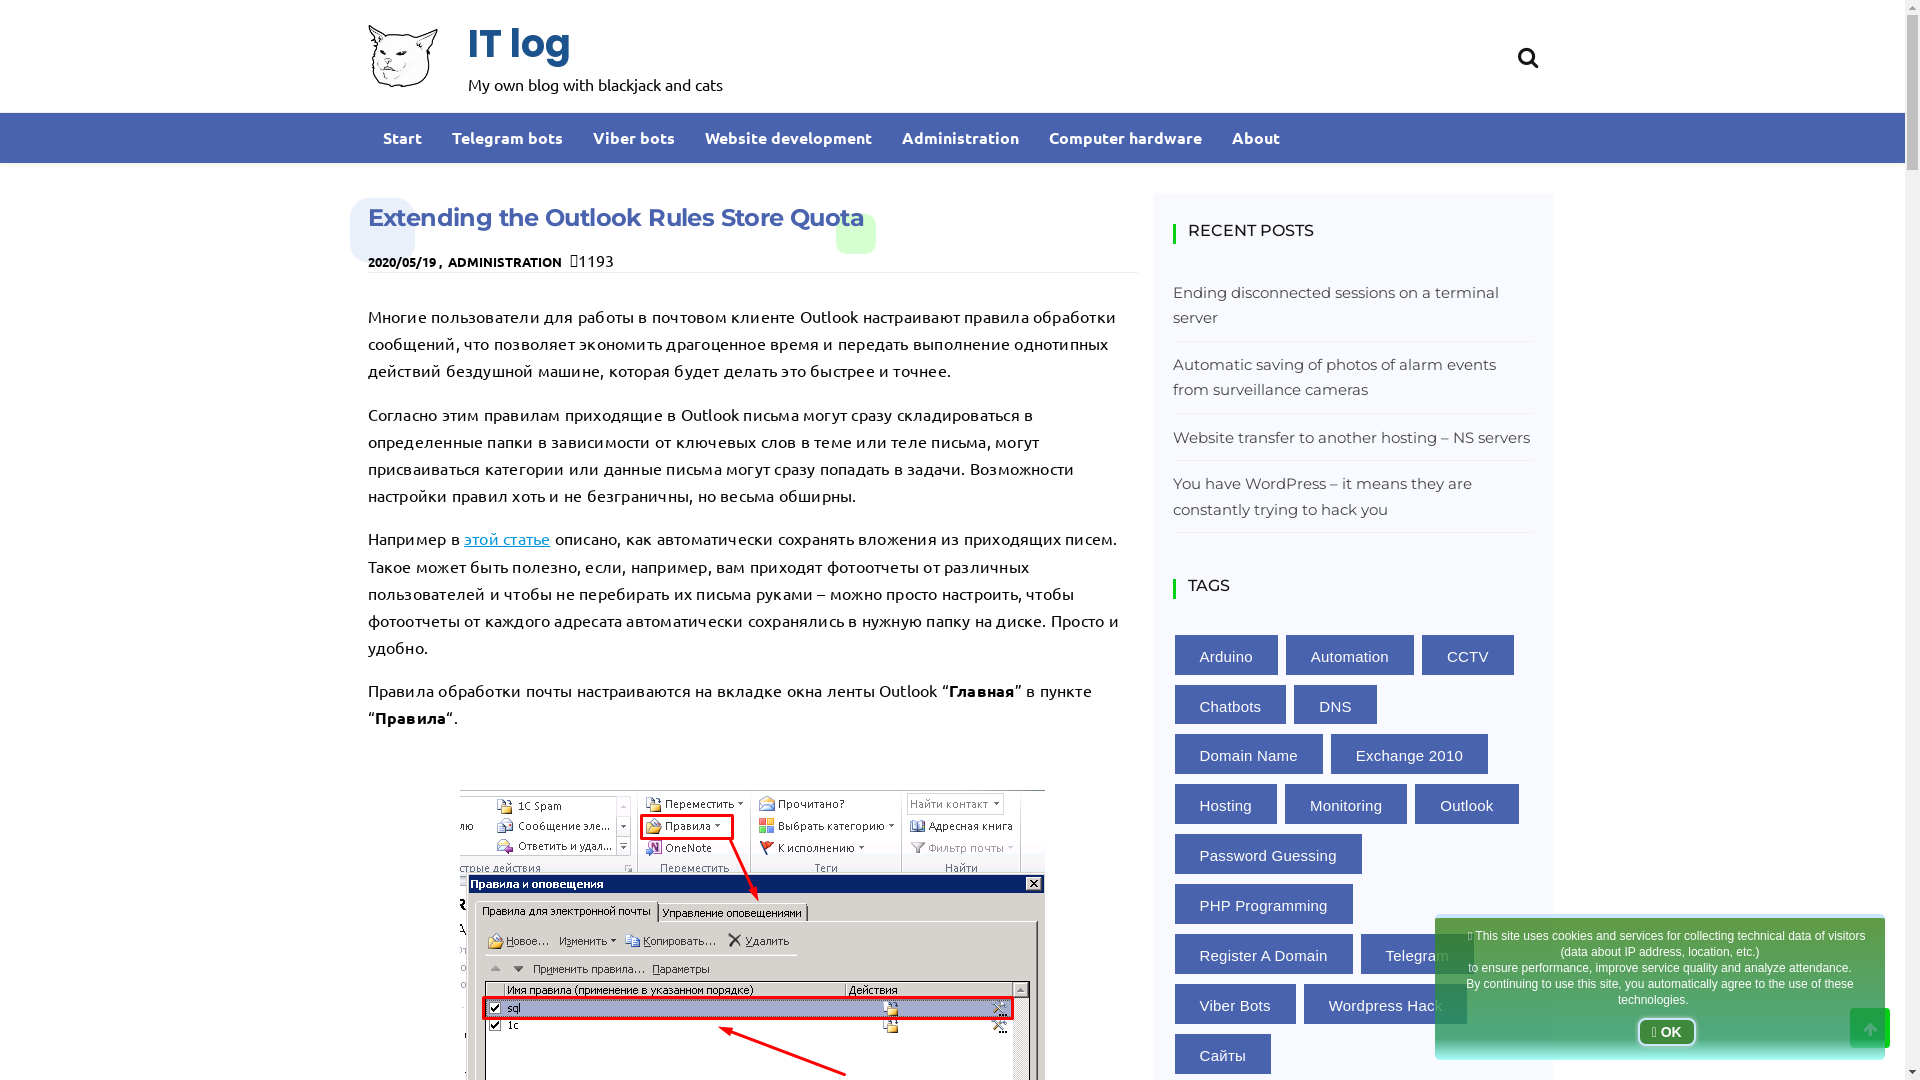  Describe the element at coordinates (1233, 1003) in the screenshot. I see `'Viber Bots'` at that location.